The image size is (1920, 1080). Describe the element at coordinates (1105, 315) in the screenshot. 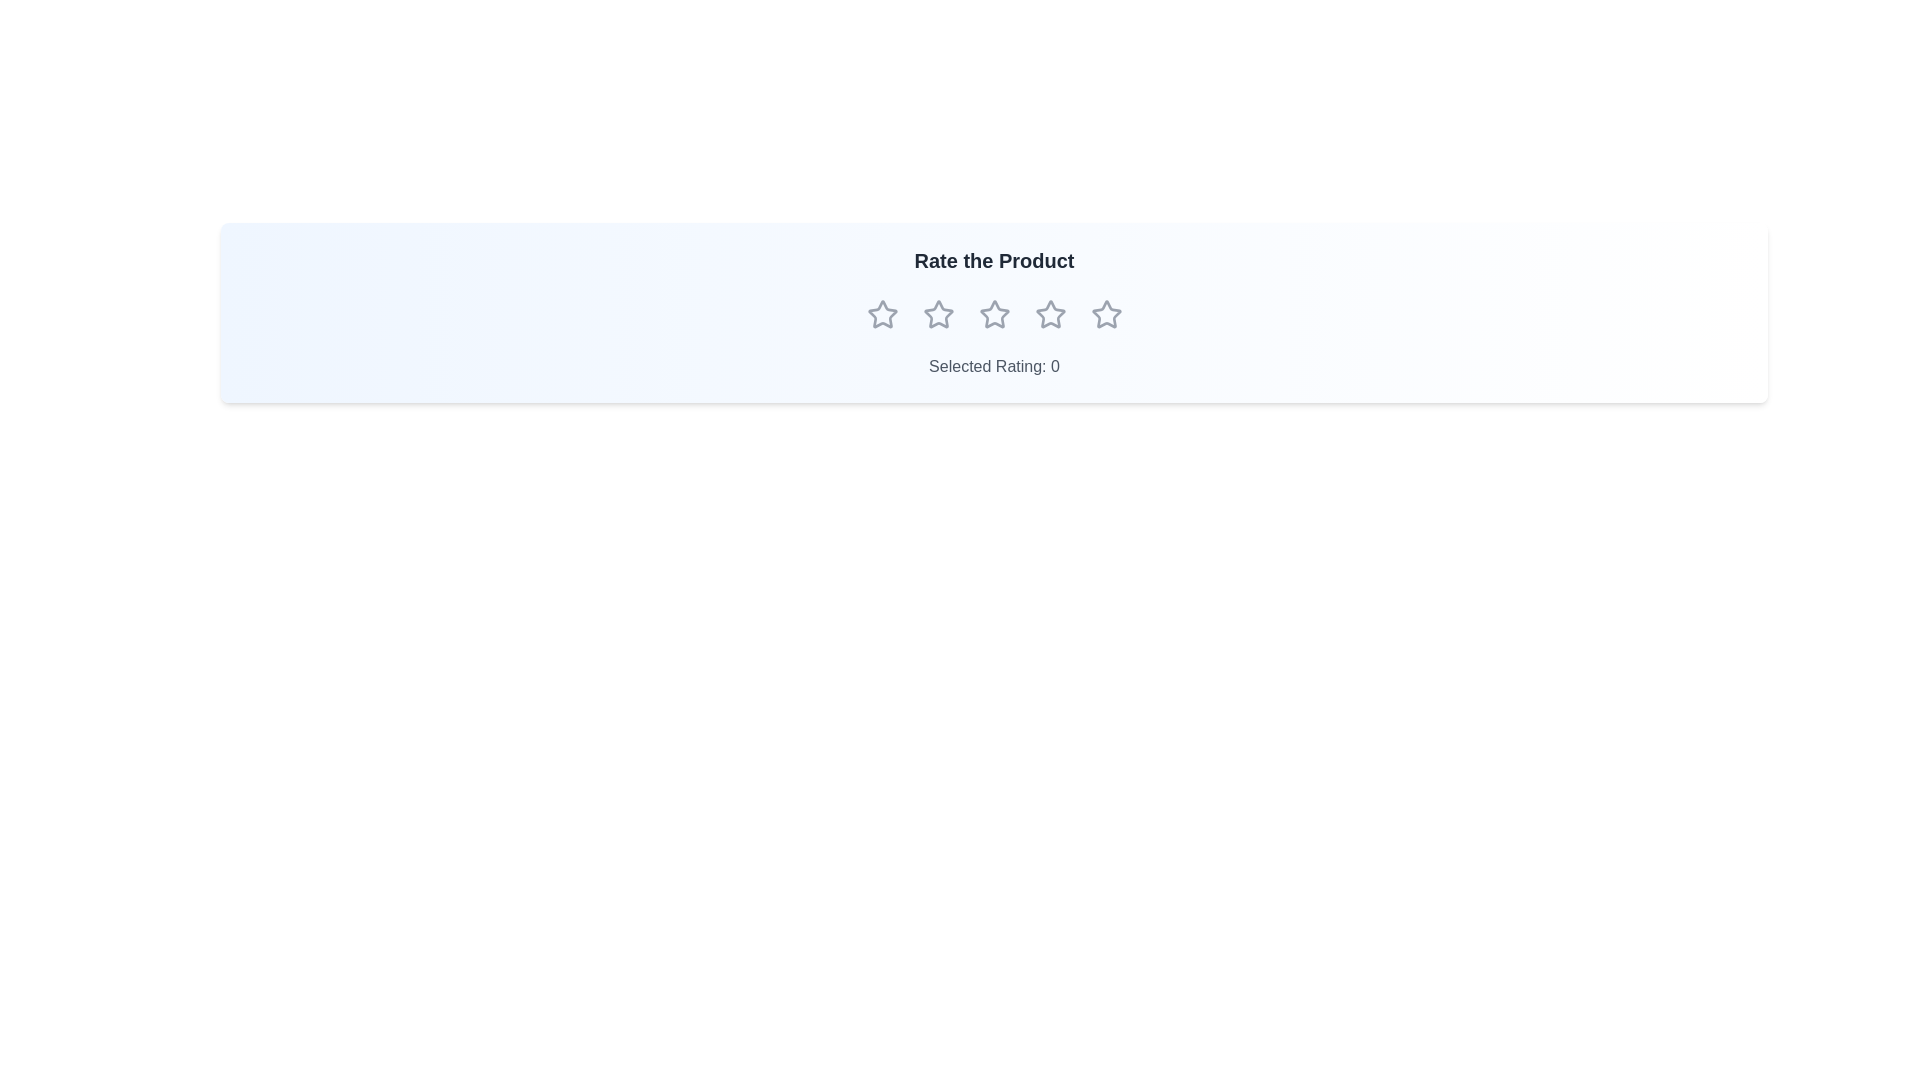

I see `the fifth star icon in the rating system to assign a rating of five out of five` at that location.